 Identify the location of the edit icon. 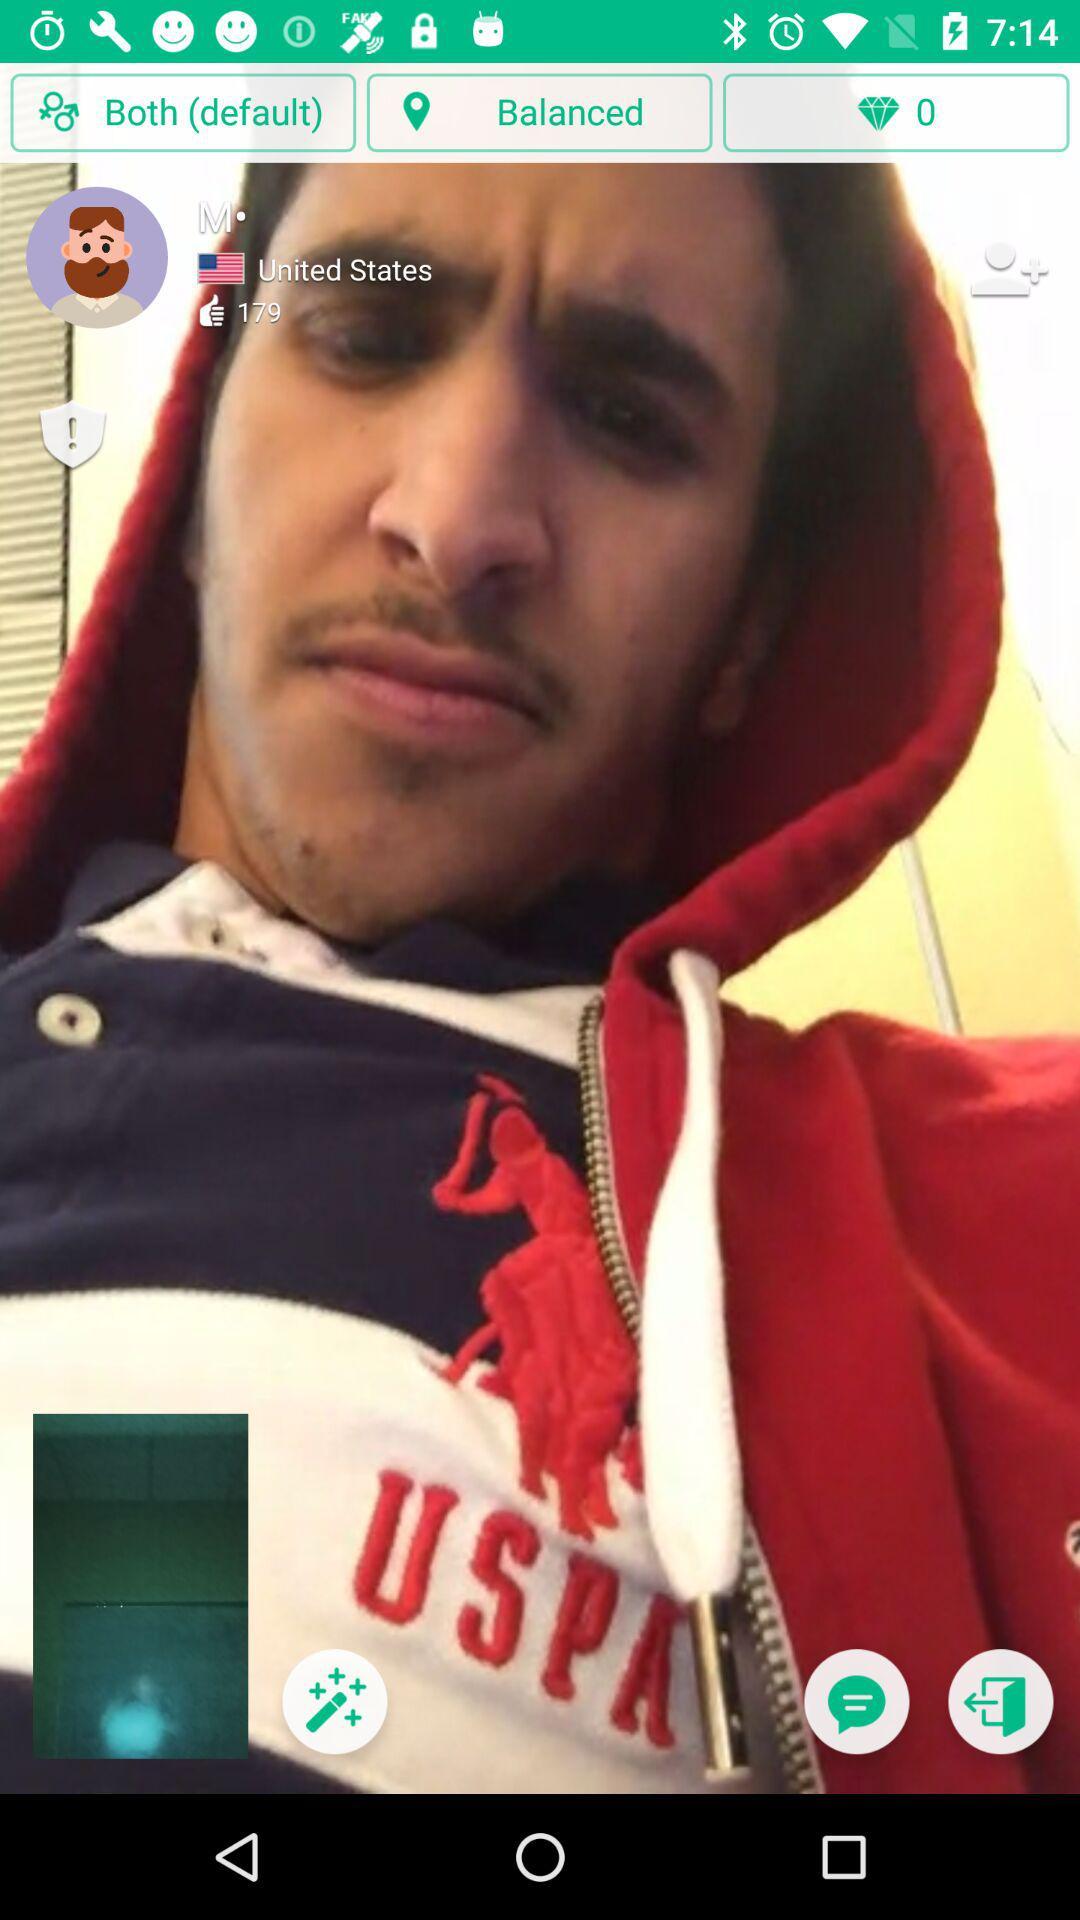
(333, 1713).